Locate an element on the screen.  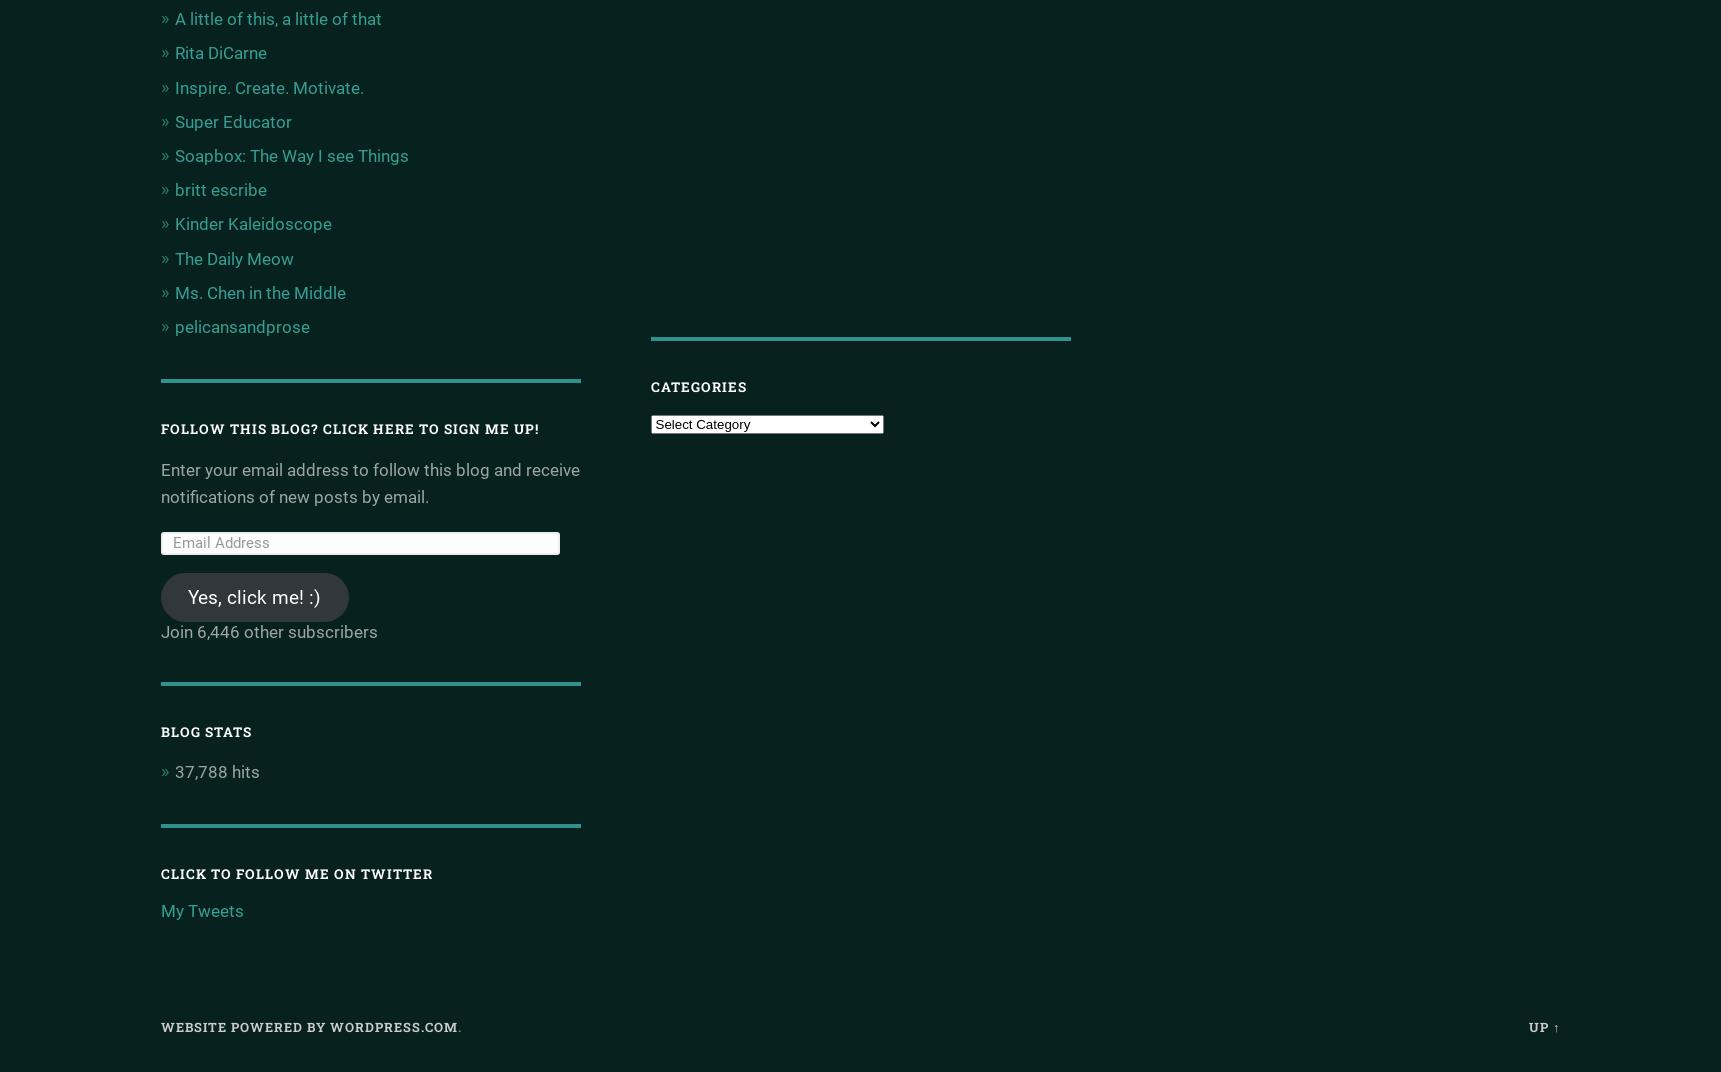
'Enter your email address to follow this blog and receive notifications of new posts by email.' is located at coordinates (369, 483).